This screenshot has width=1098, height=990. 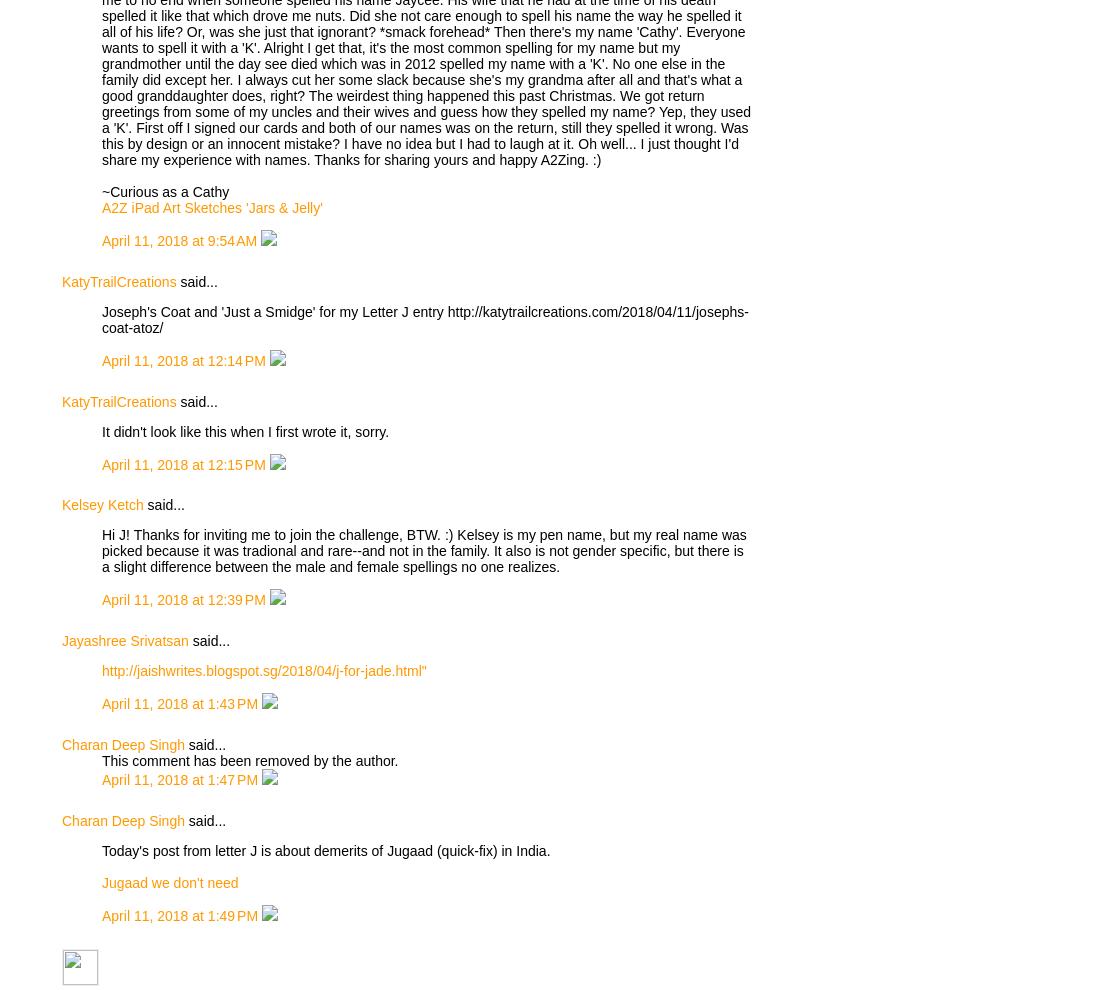 What do you see at coordinates (102, 191) in the screenshot?
I see `'~Curious as a Cathy'` at bounding box center [102, 191].